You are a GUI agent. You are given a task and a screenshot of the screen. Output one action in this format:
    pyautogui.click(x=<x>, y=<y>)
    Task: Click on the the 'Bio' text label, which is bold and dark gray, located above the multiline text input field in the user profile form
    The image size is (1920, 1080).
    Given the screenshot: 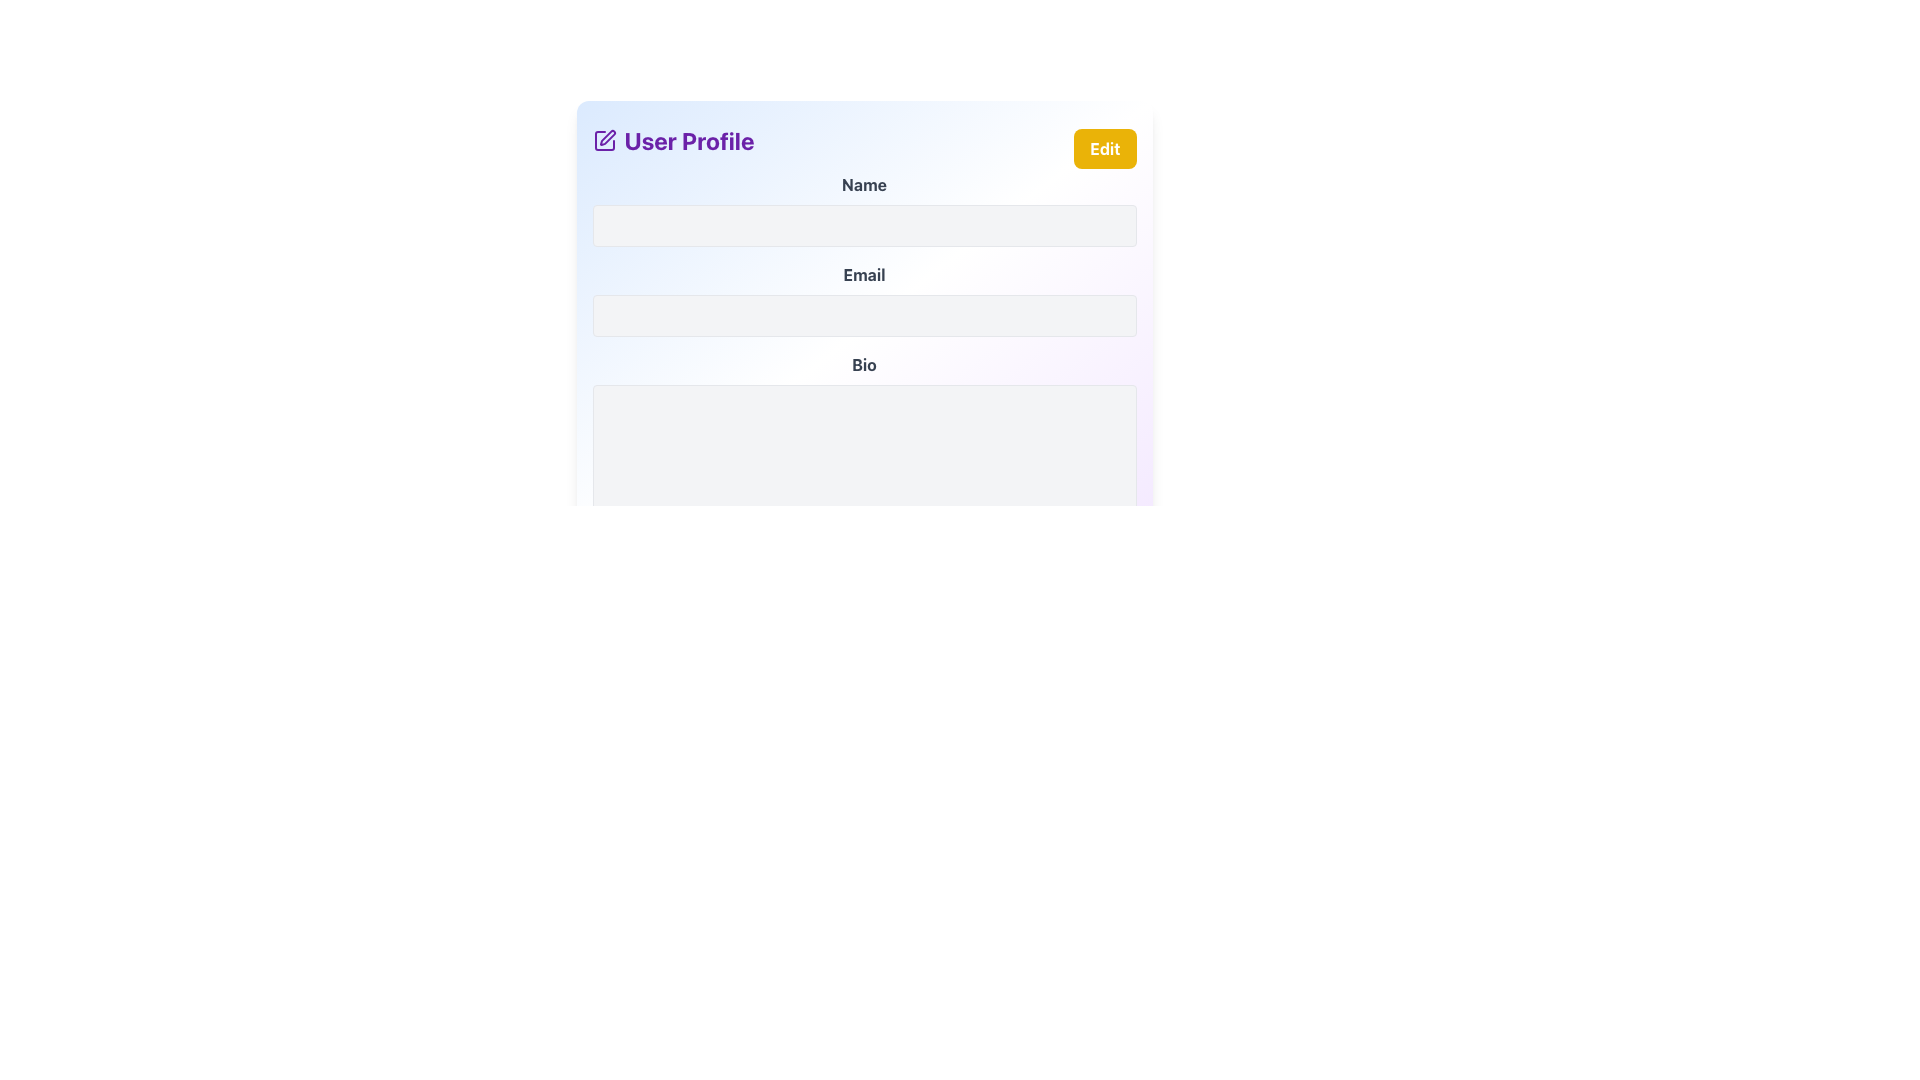 What is the action you would take?
    pyautogui.click(x=864, y=365)
    